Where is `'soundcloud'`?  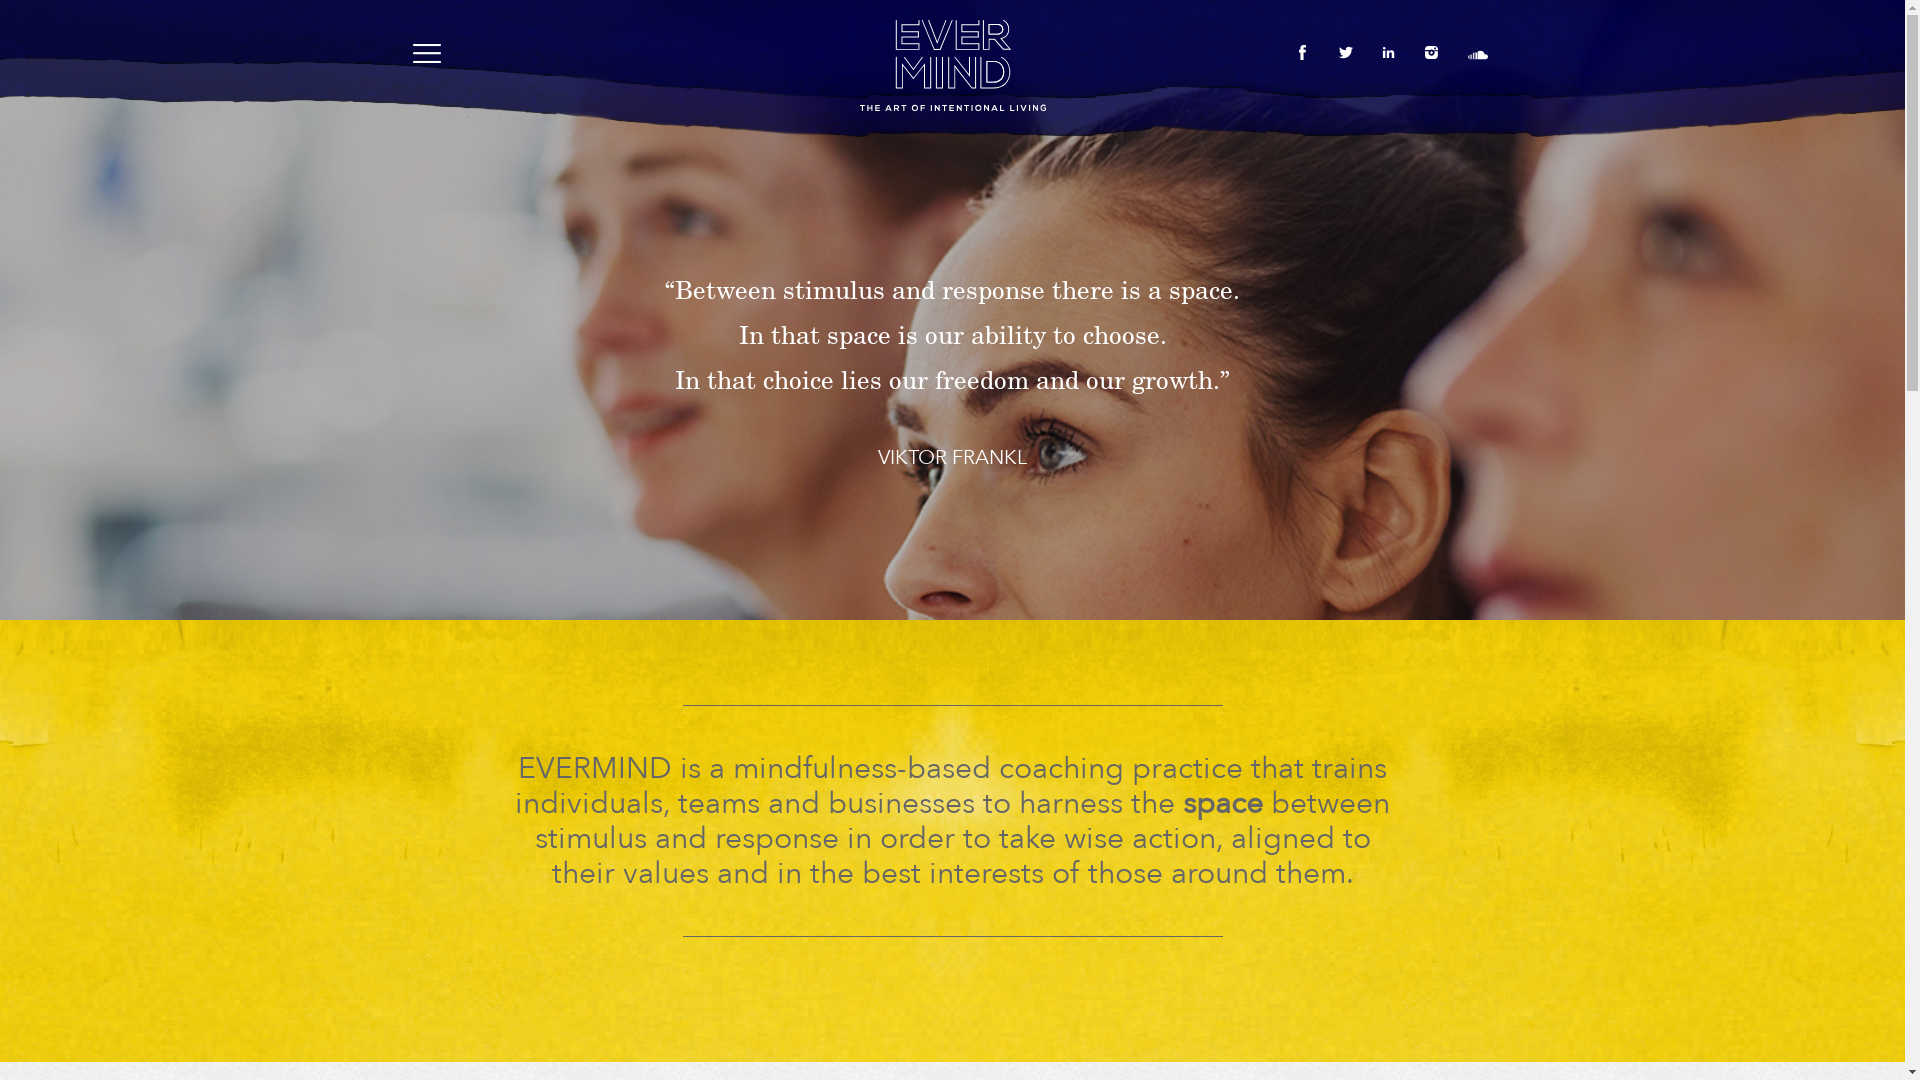
'soundcloud' is located at coordinates (1478, 53).